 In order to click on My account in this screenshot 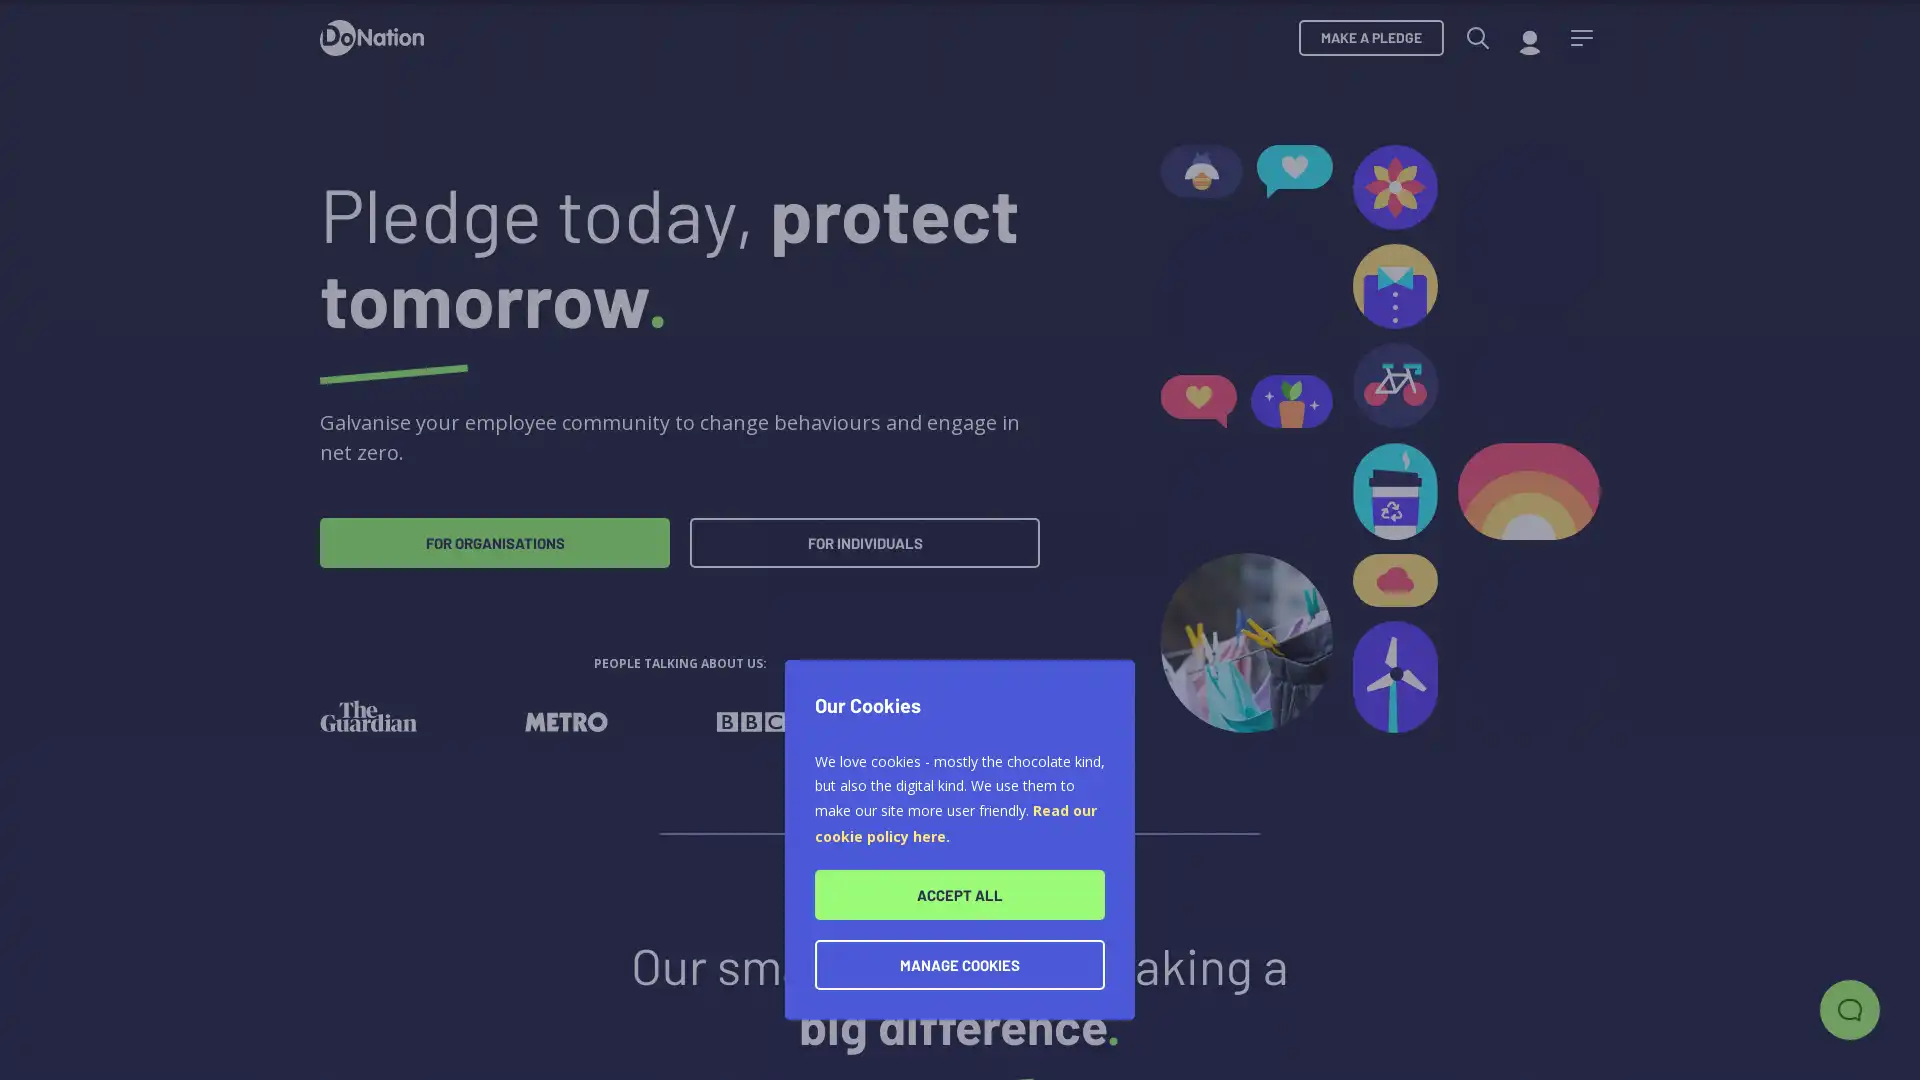, I will do `click(1529, 38)`.